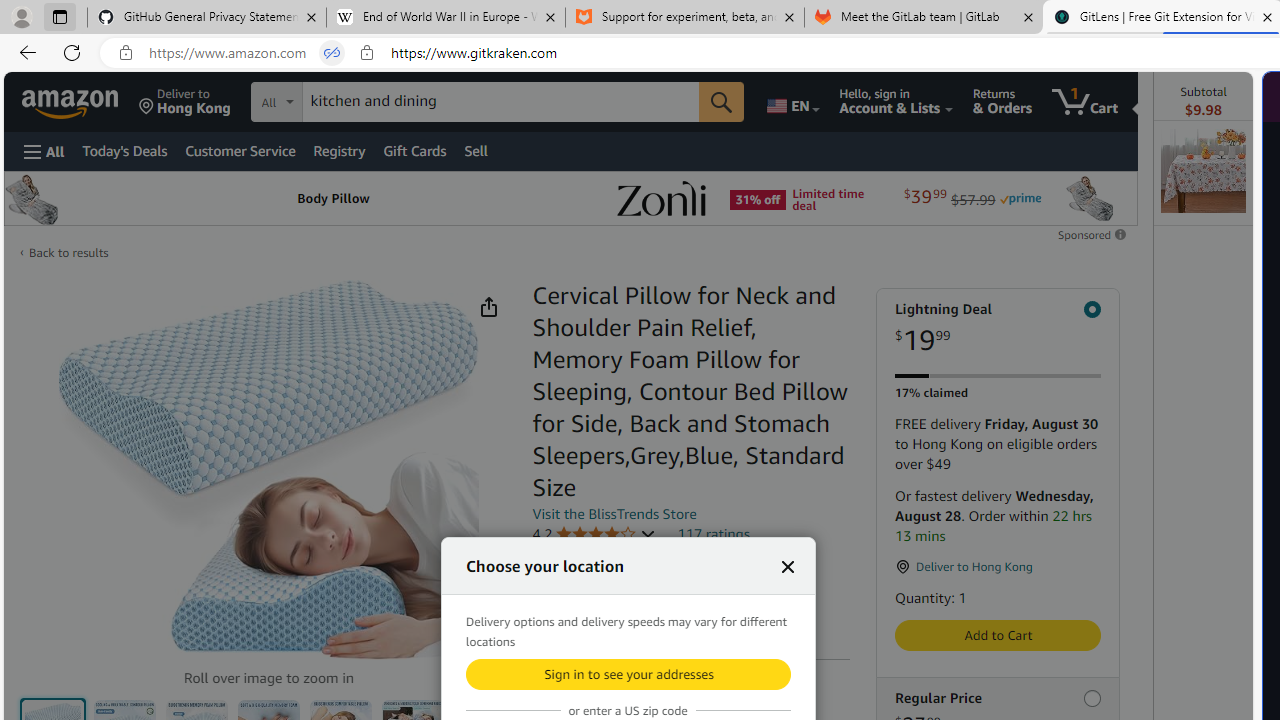 The width and height of the screenshot is (1280, 720). What do you see at coordinates (997, 327) in the screenshot?
I see `'Lightning Deal $19.99'` at bounding box center [997, 327].